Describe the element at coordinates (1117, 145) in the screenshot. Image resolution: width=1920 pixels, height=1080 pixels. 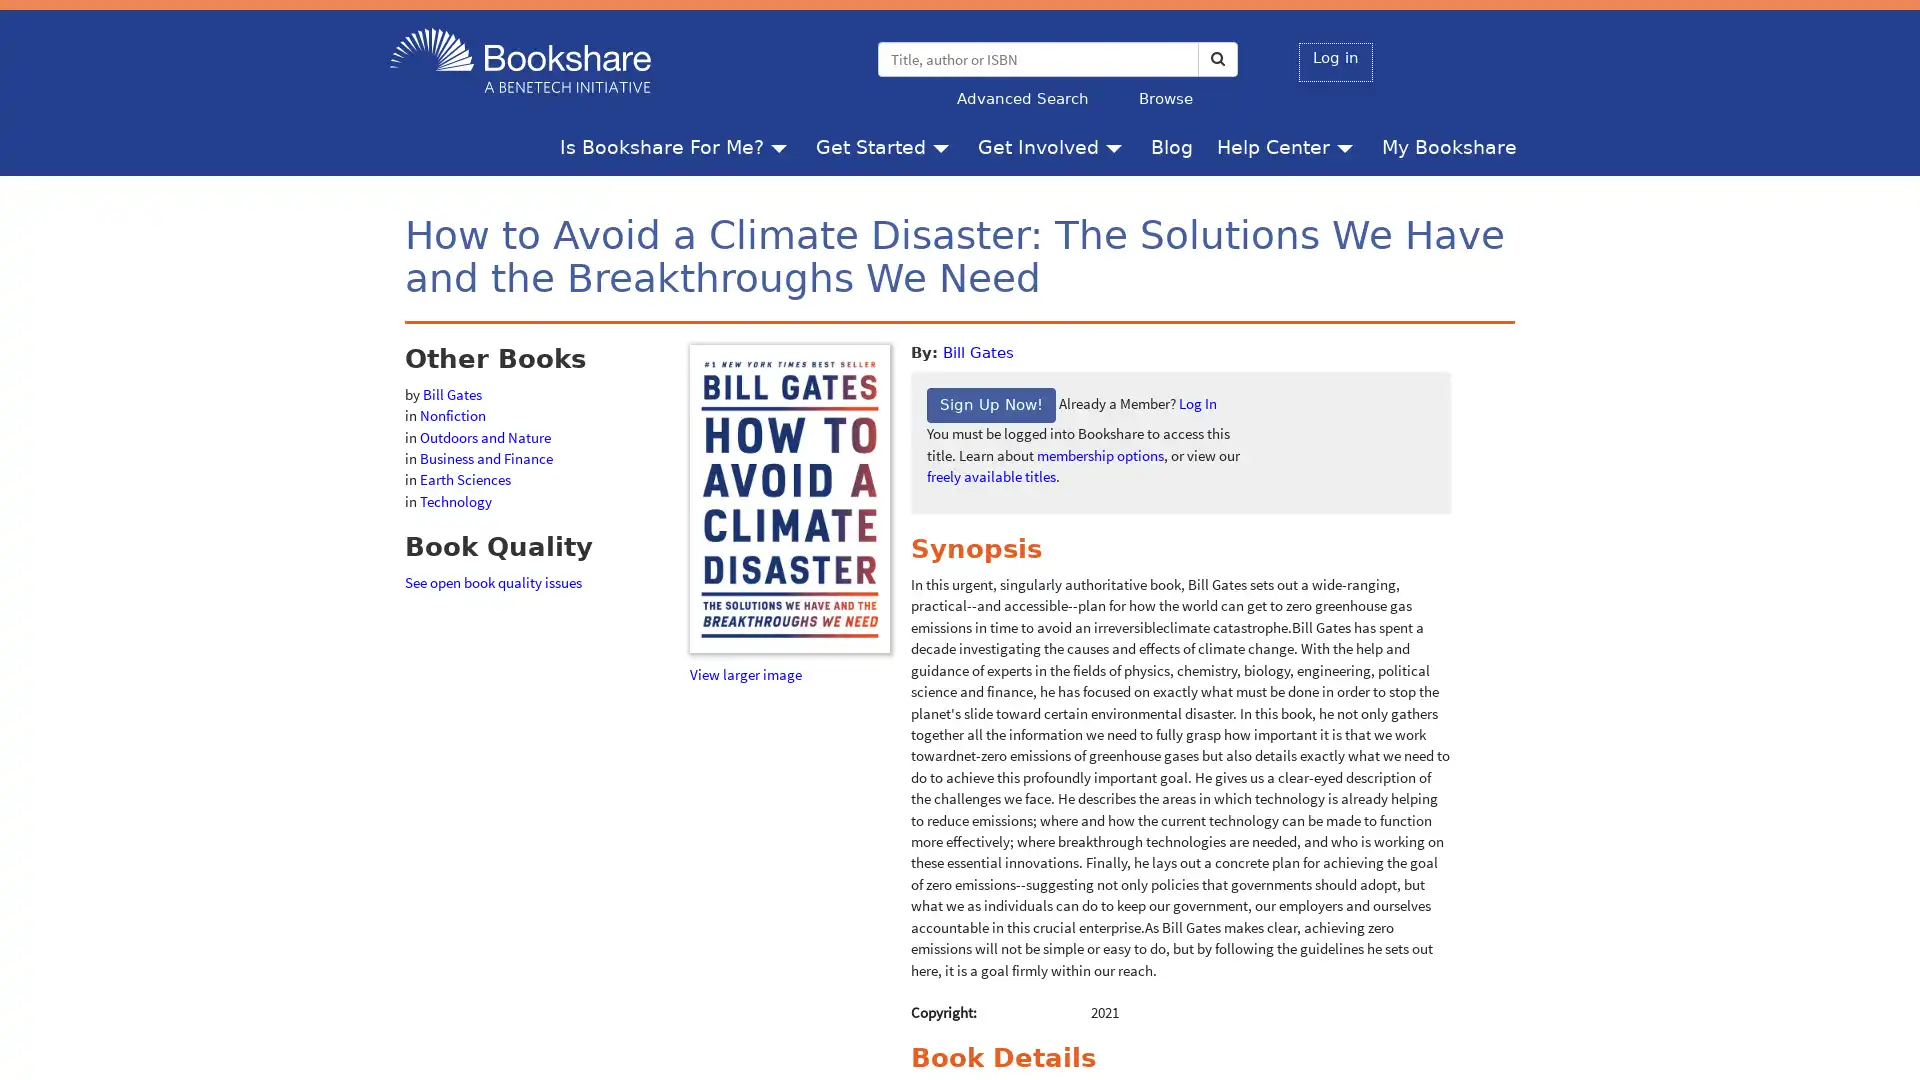
I see `Get Involved menu` at that location.